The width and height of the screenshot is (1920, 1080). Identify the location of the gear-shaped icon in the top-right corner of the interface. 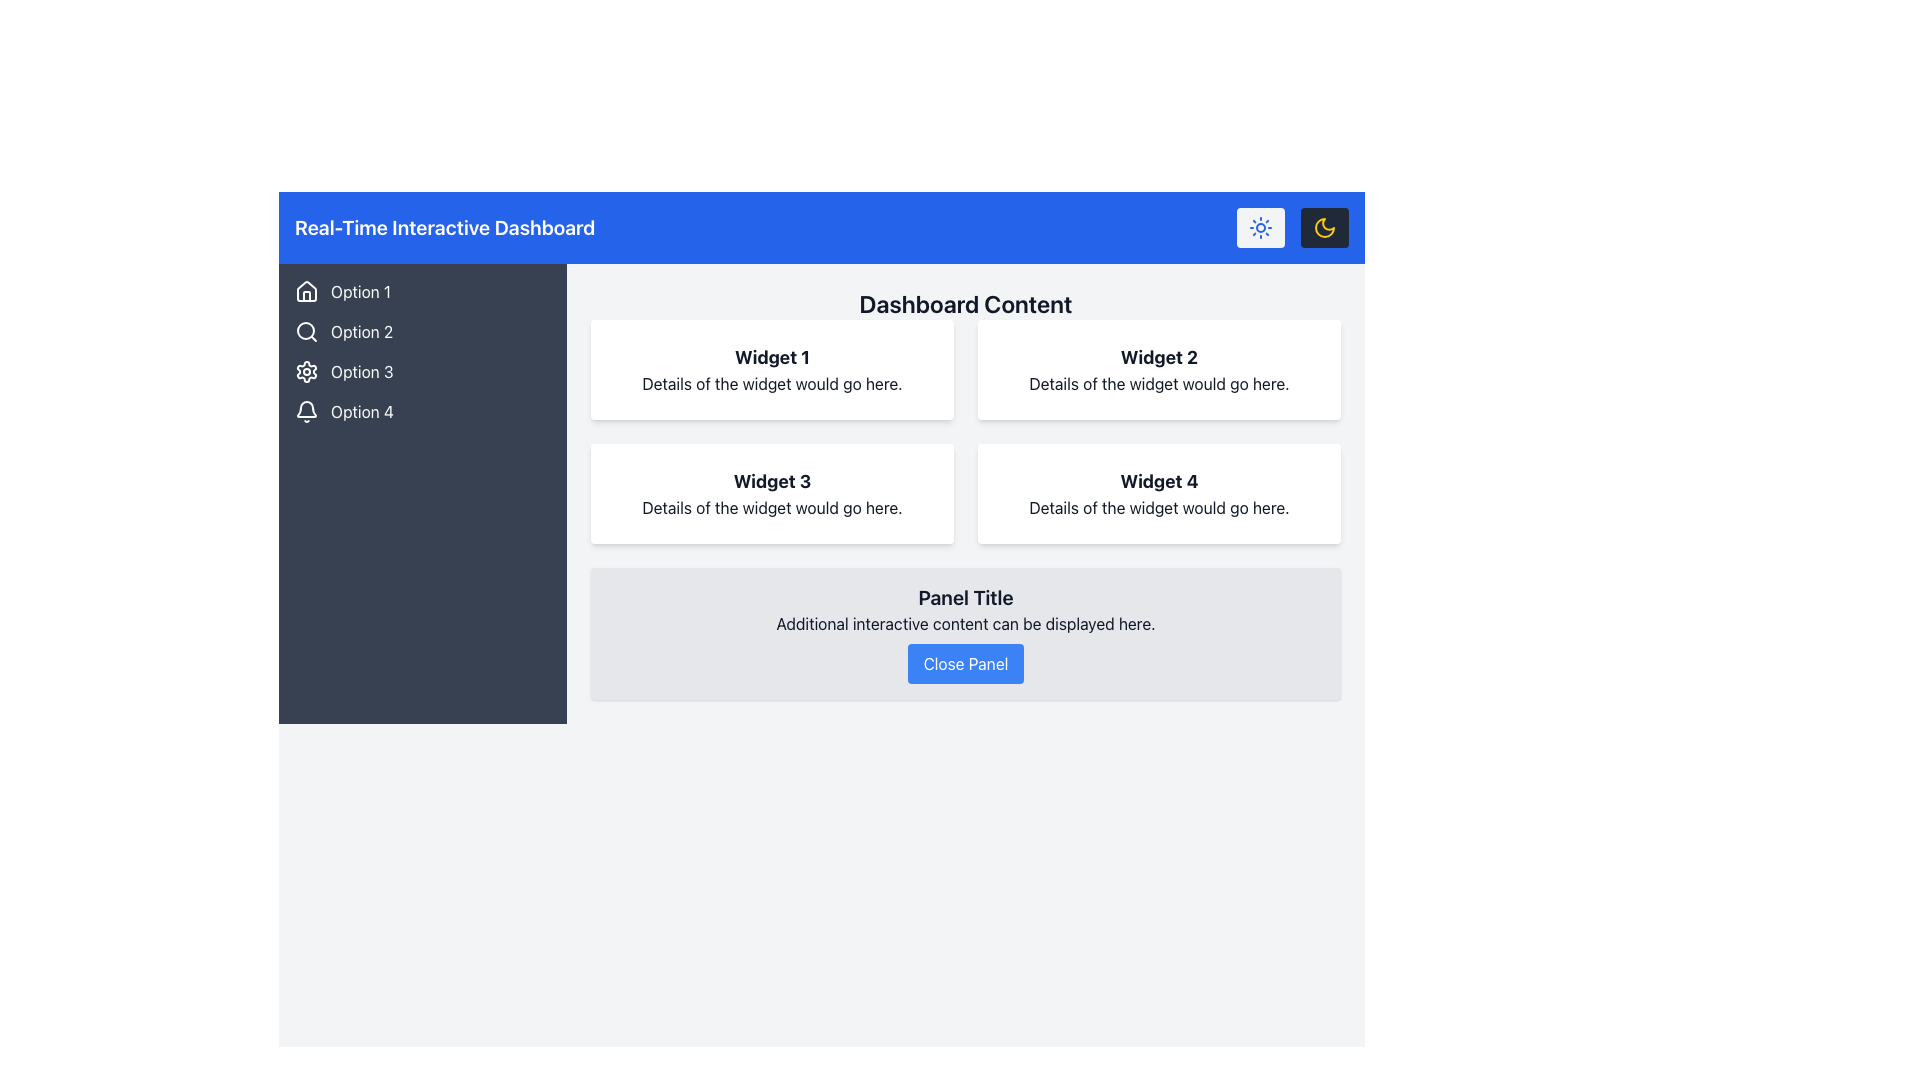
(306, 371).